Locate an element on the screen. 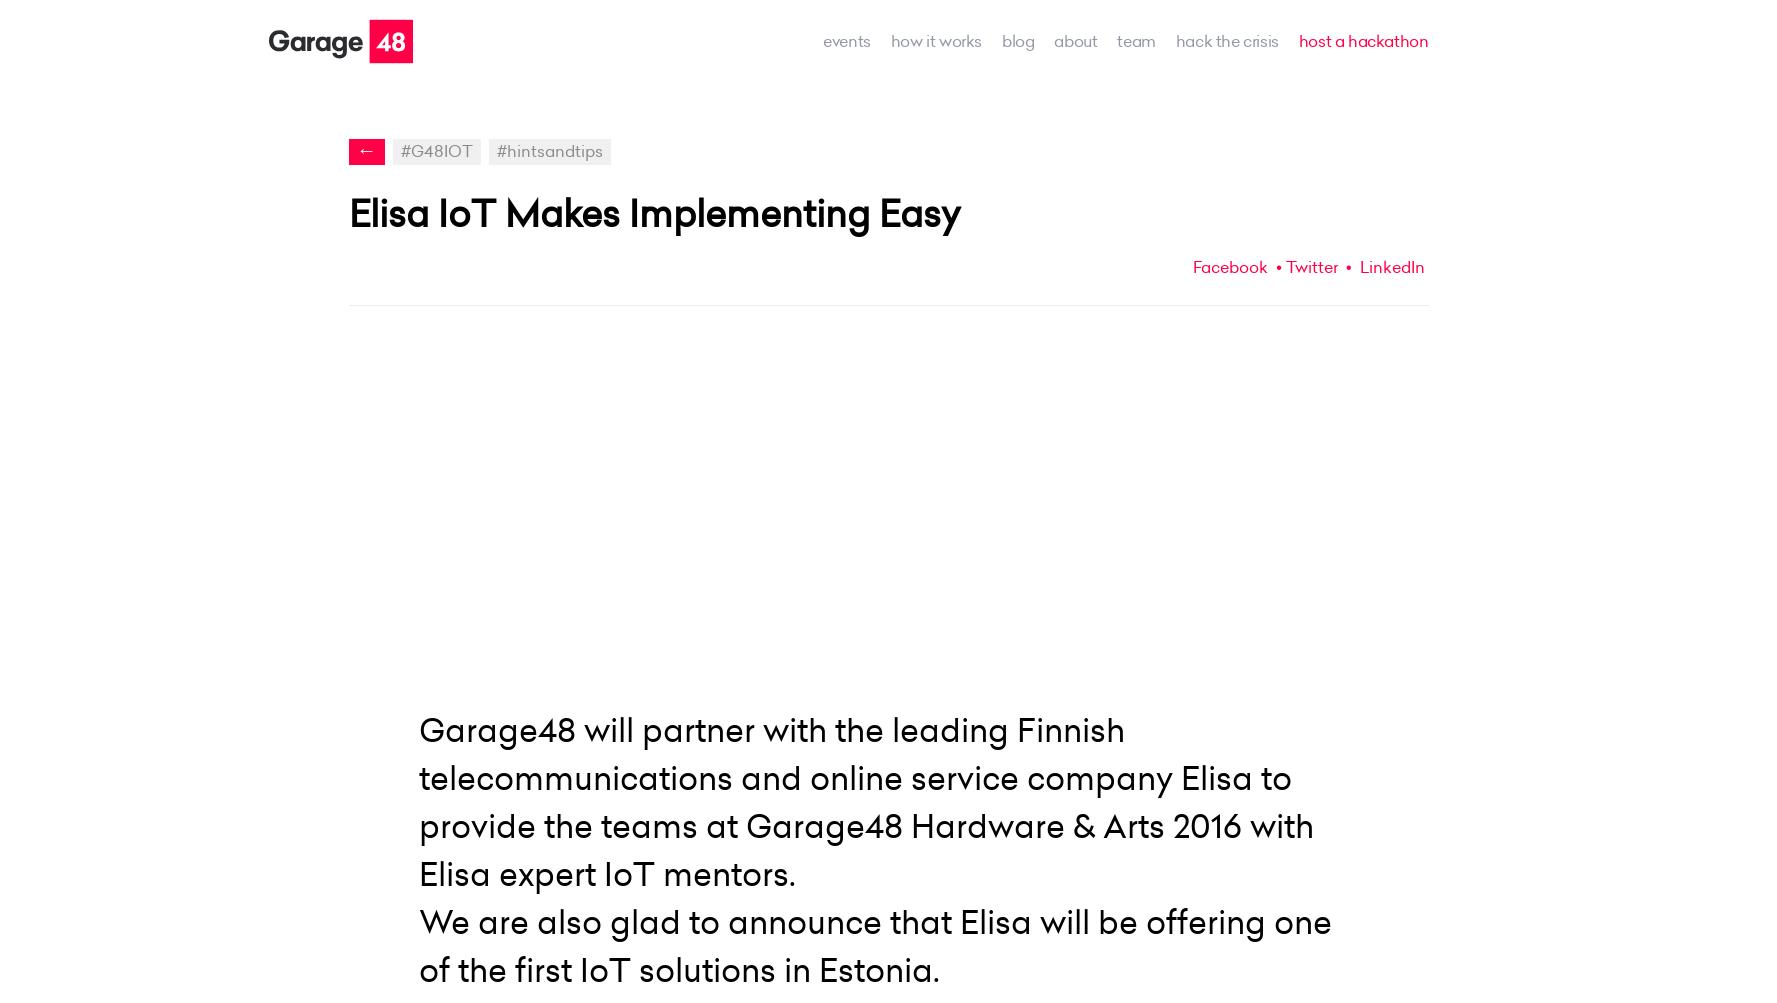 The height and width of the screenshot is (1003, 1777). 'We are also glad to announce that Elisa will be offering one of the first IoT solutions in Estonia.' is located at coordinates (873, 944).